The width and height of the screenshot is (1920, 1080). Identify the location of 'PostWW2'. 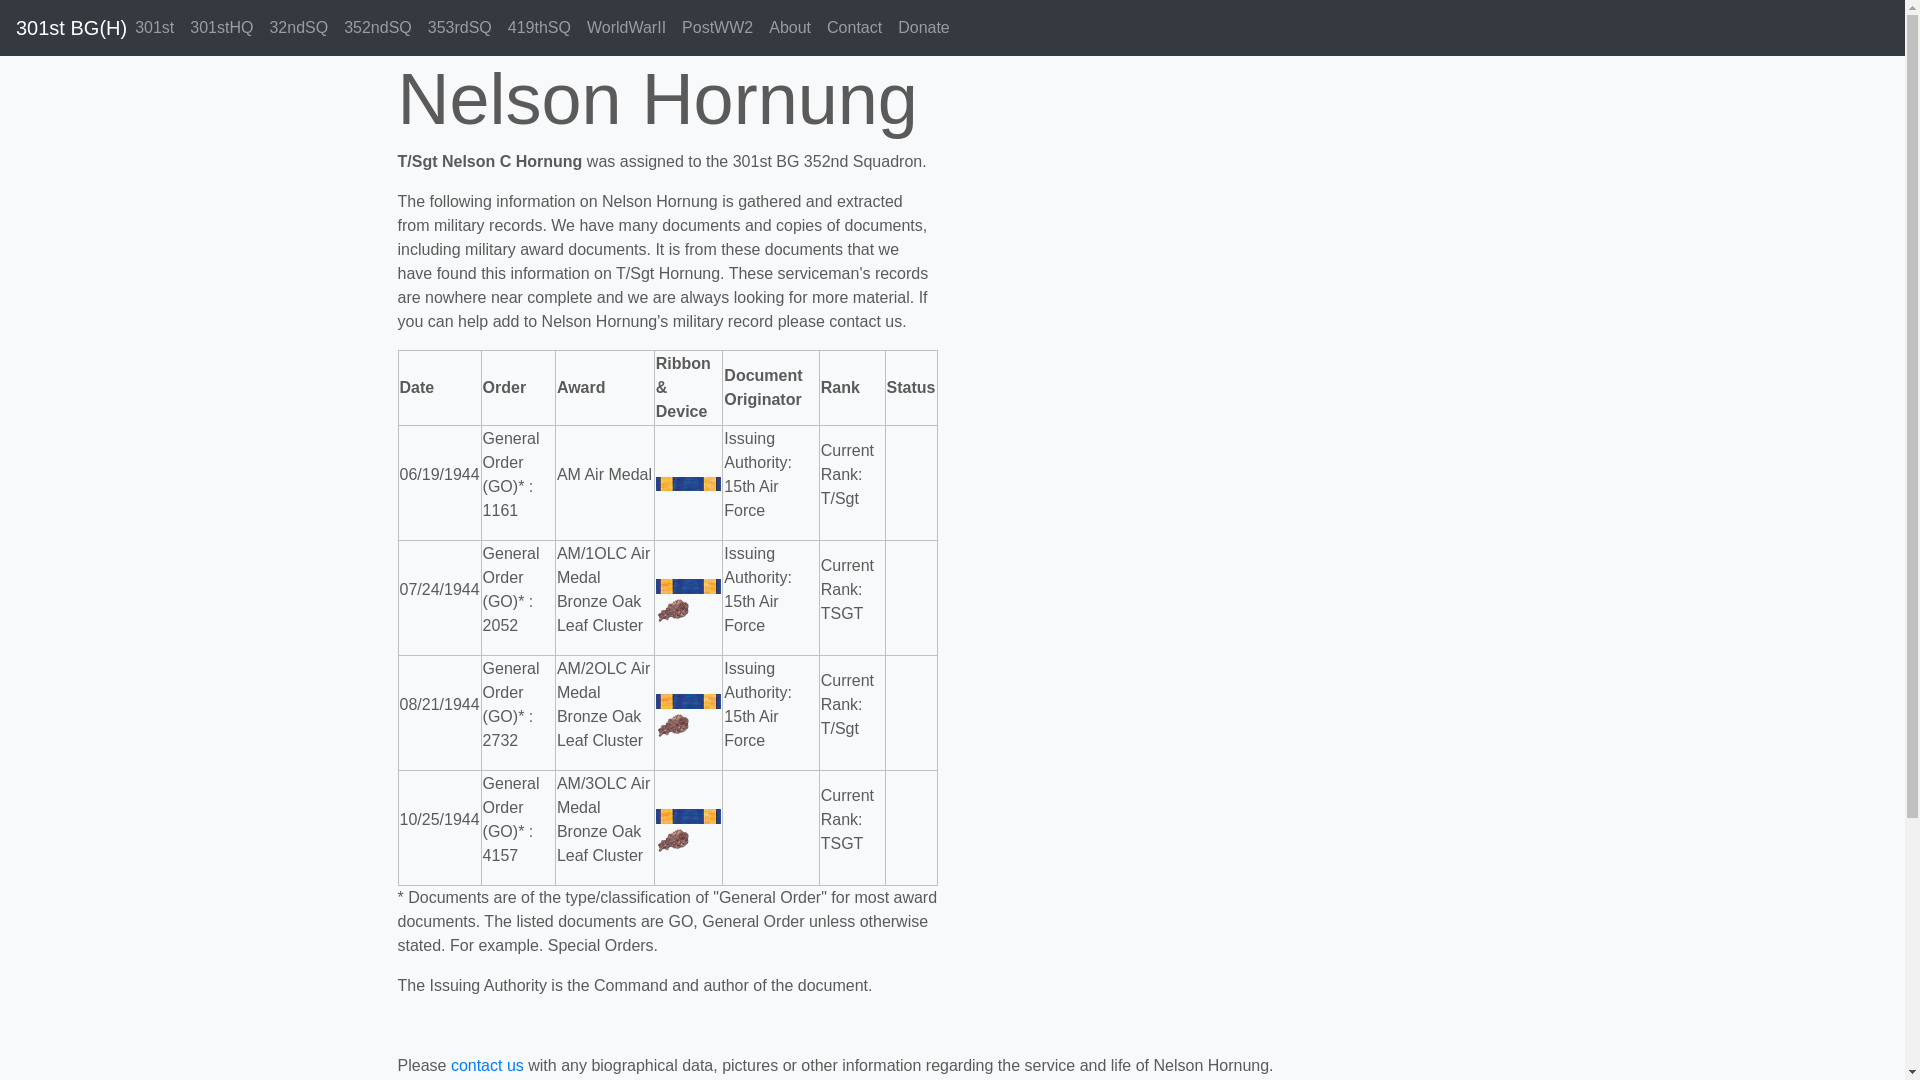
(717, 27).